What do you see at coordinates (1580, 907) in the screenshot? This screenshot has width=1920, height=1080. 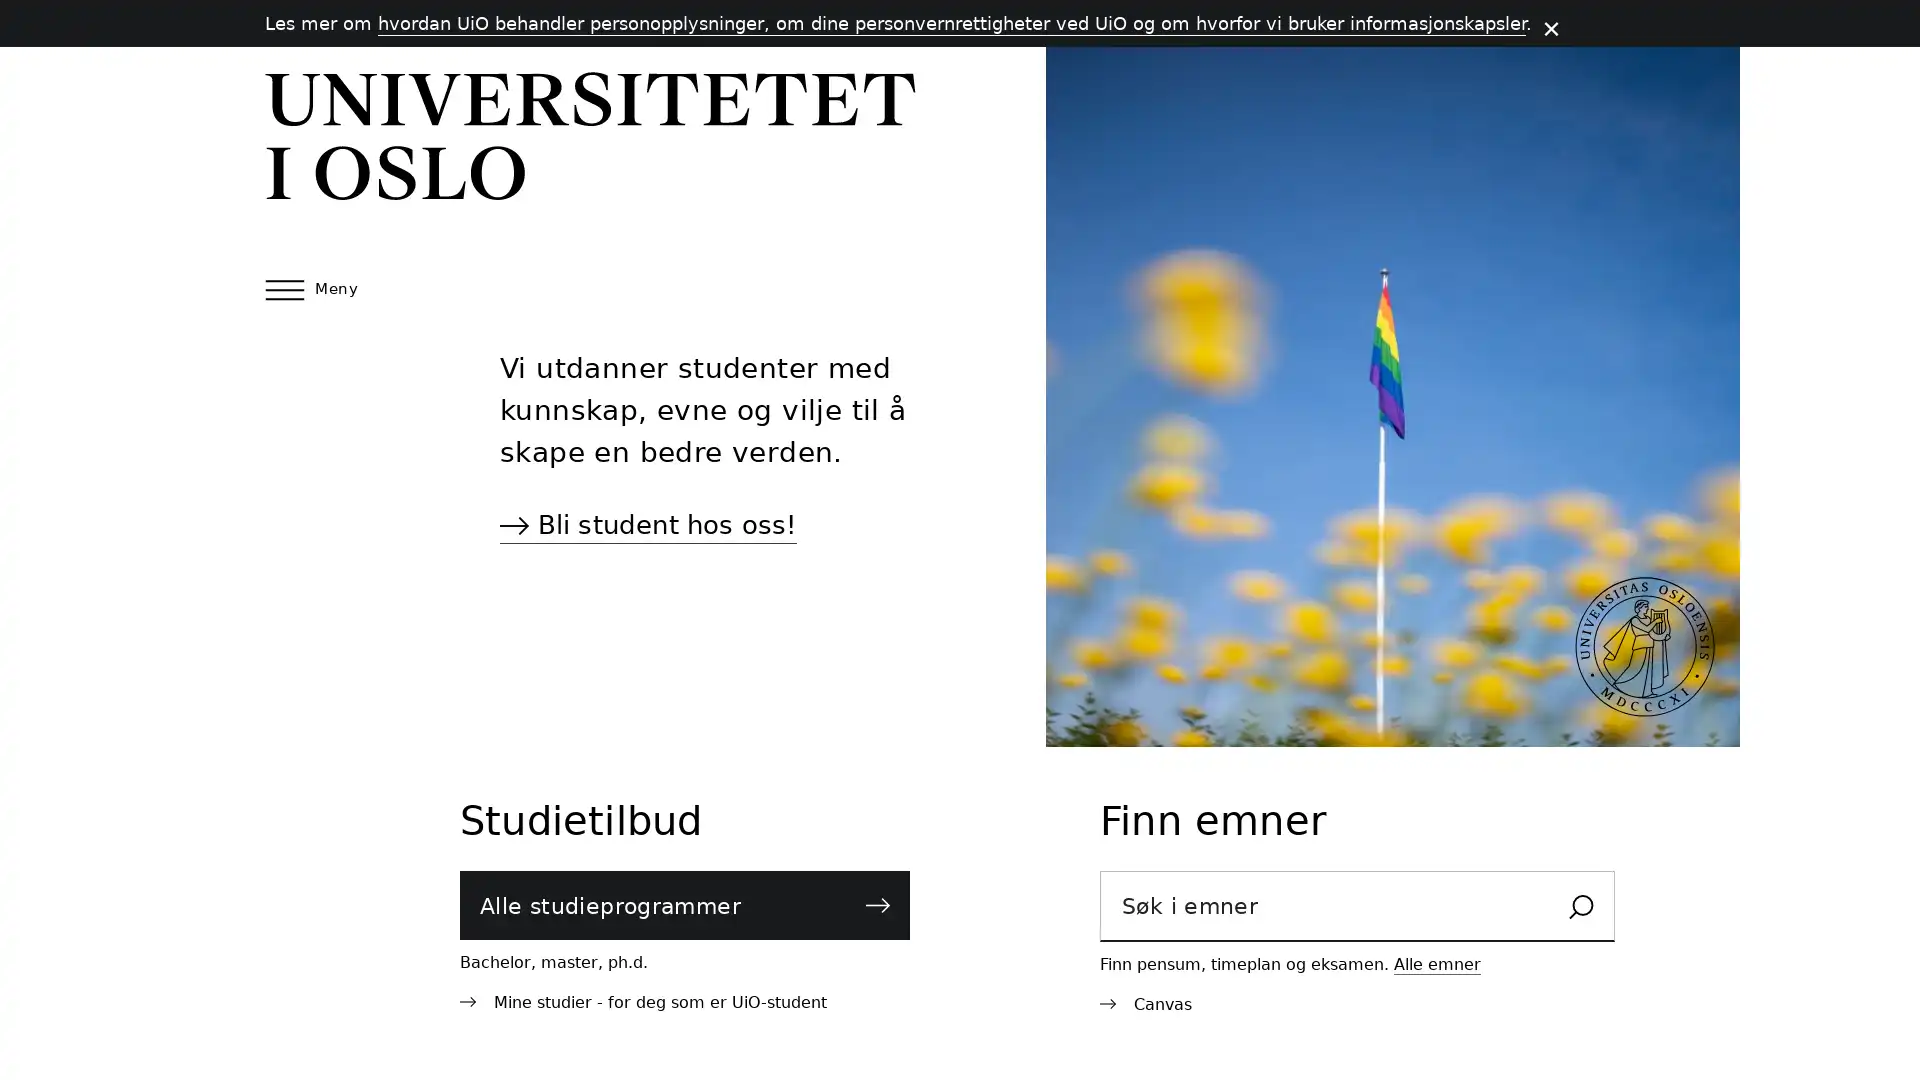 I see `Sk` at bounding box center [1580, 907].